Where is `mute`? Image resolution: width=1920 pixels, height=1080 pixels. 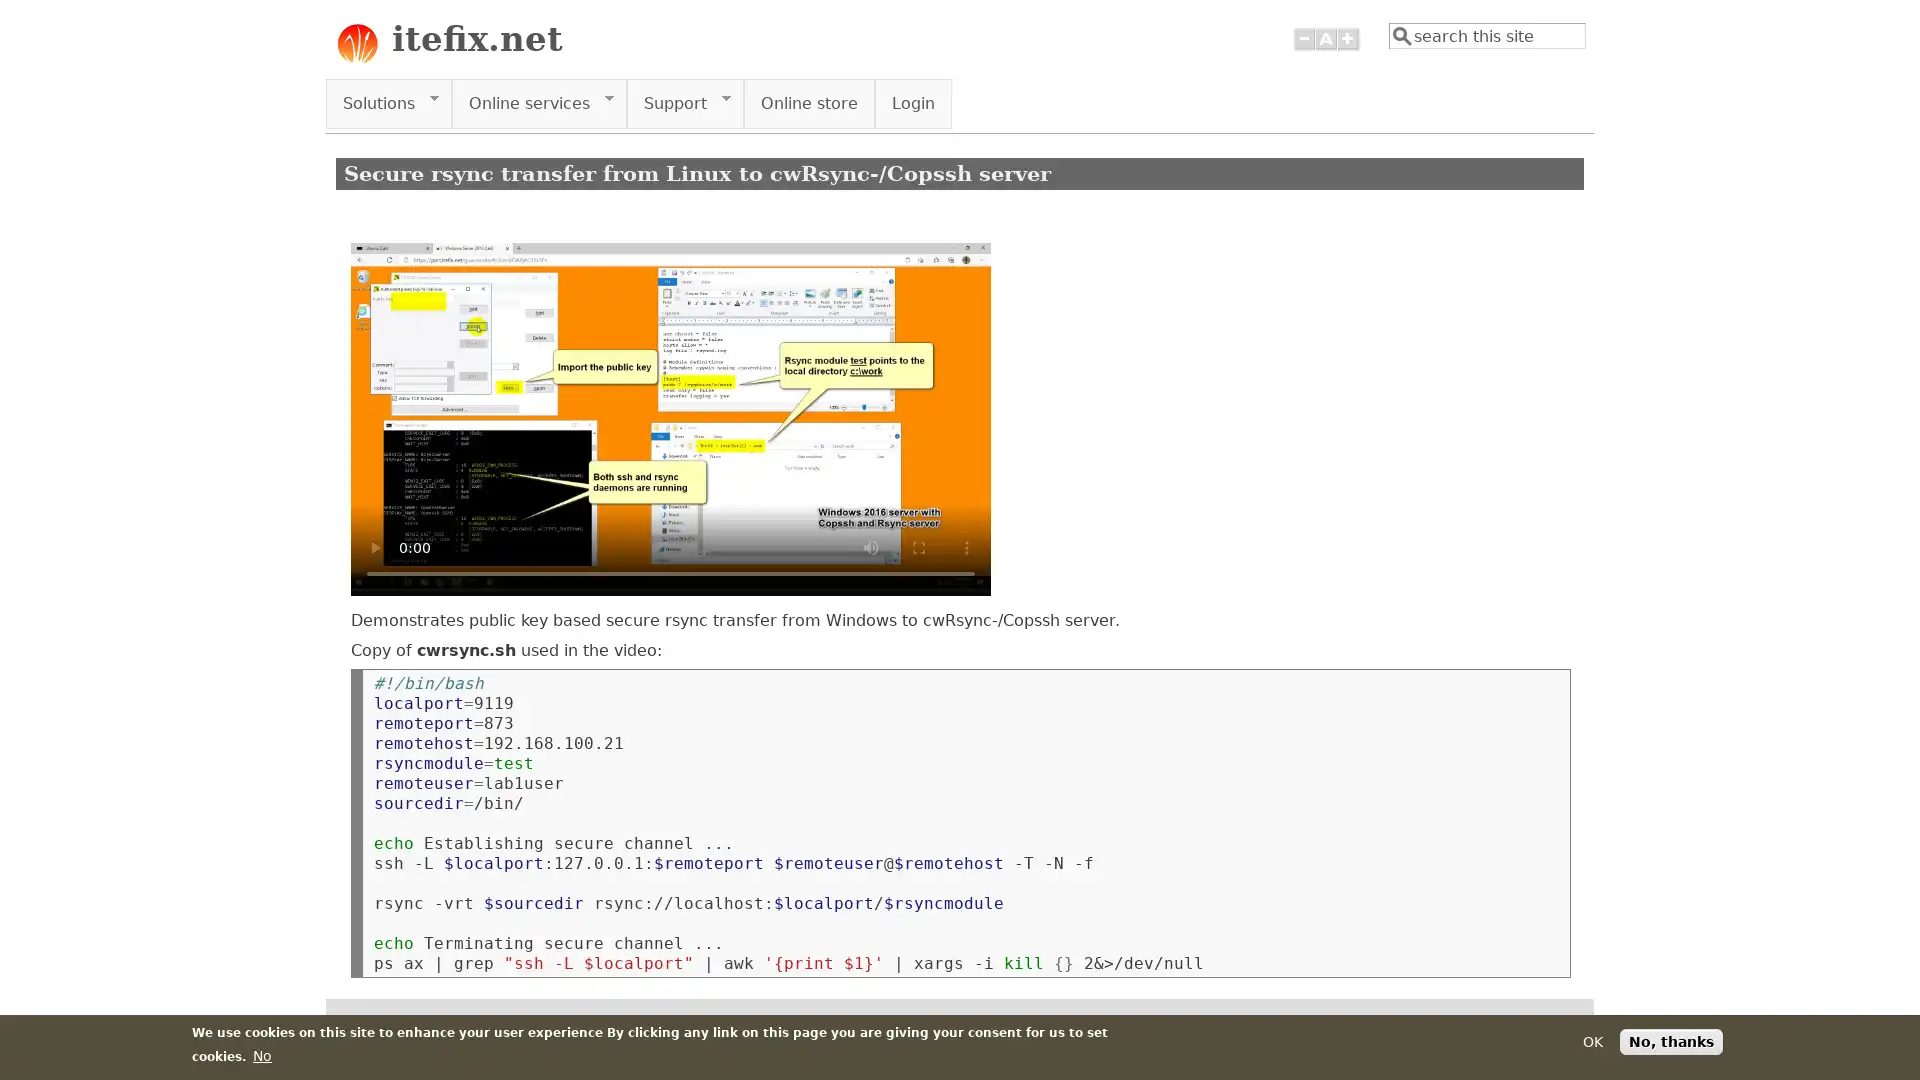 mute is located at coordinates (870, 547).